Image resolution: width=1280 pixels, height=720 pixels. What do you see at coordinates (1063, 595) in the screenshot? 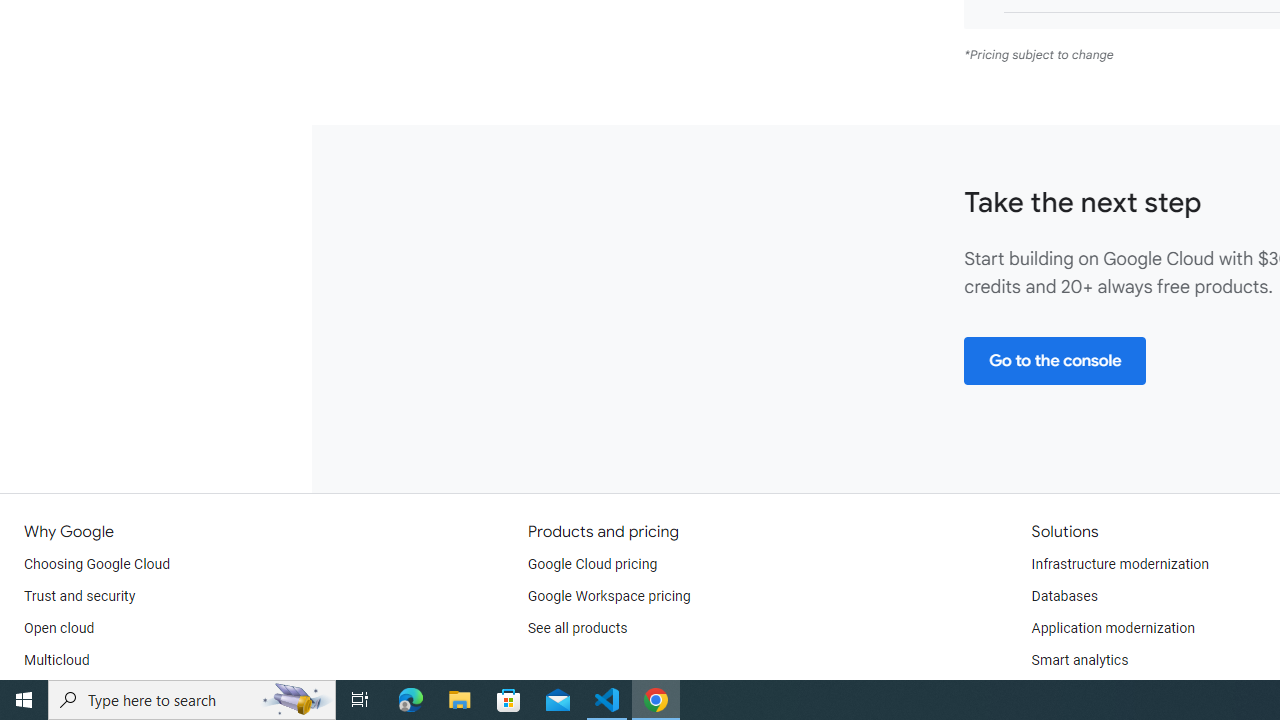
I see `'Databases'` at bounding box center [1063, 595].